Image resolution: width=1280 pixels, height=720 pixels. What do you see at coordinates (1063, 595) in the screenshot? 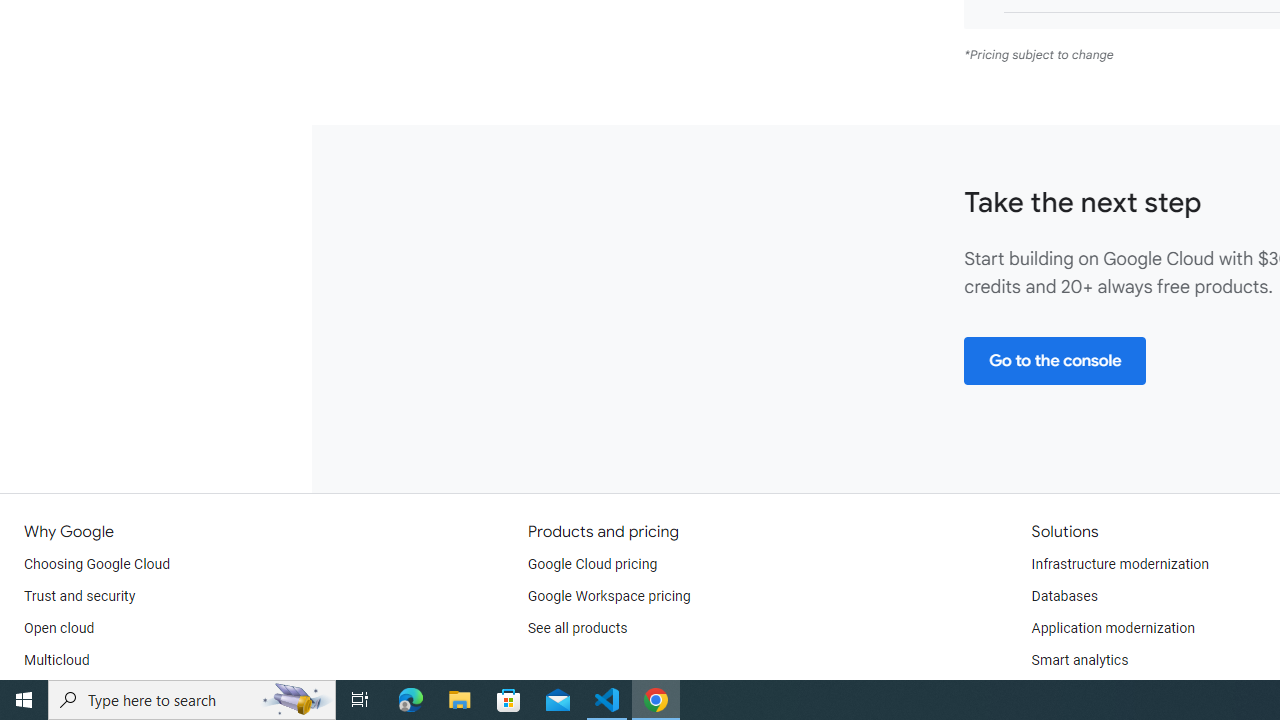
I see `'Databases'` at bounding box center [1063, 595].